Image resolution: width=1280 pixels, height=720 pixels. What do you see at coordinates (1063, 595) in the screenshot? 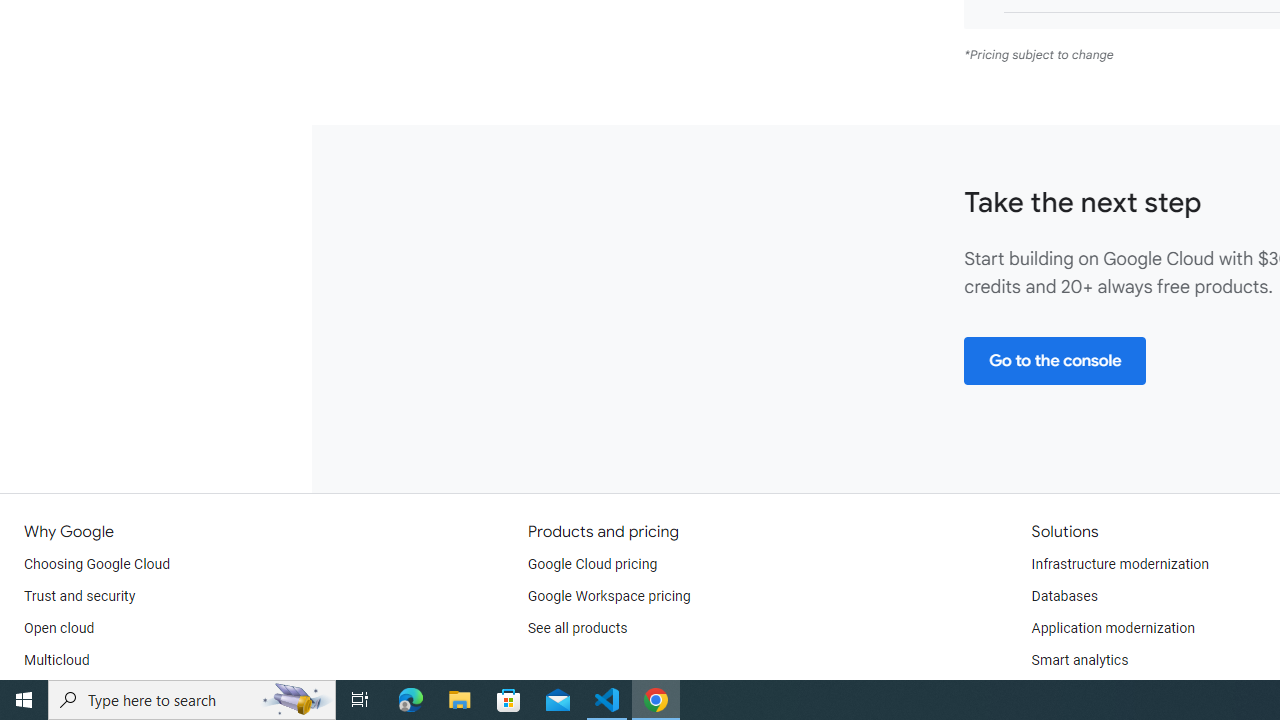
I see `'Databases'` at bounding box center [1063, 595].